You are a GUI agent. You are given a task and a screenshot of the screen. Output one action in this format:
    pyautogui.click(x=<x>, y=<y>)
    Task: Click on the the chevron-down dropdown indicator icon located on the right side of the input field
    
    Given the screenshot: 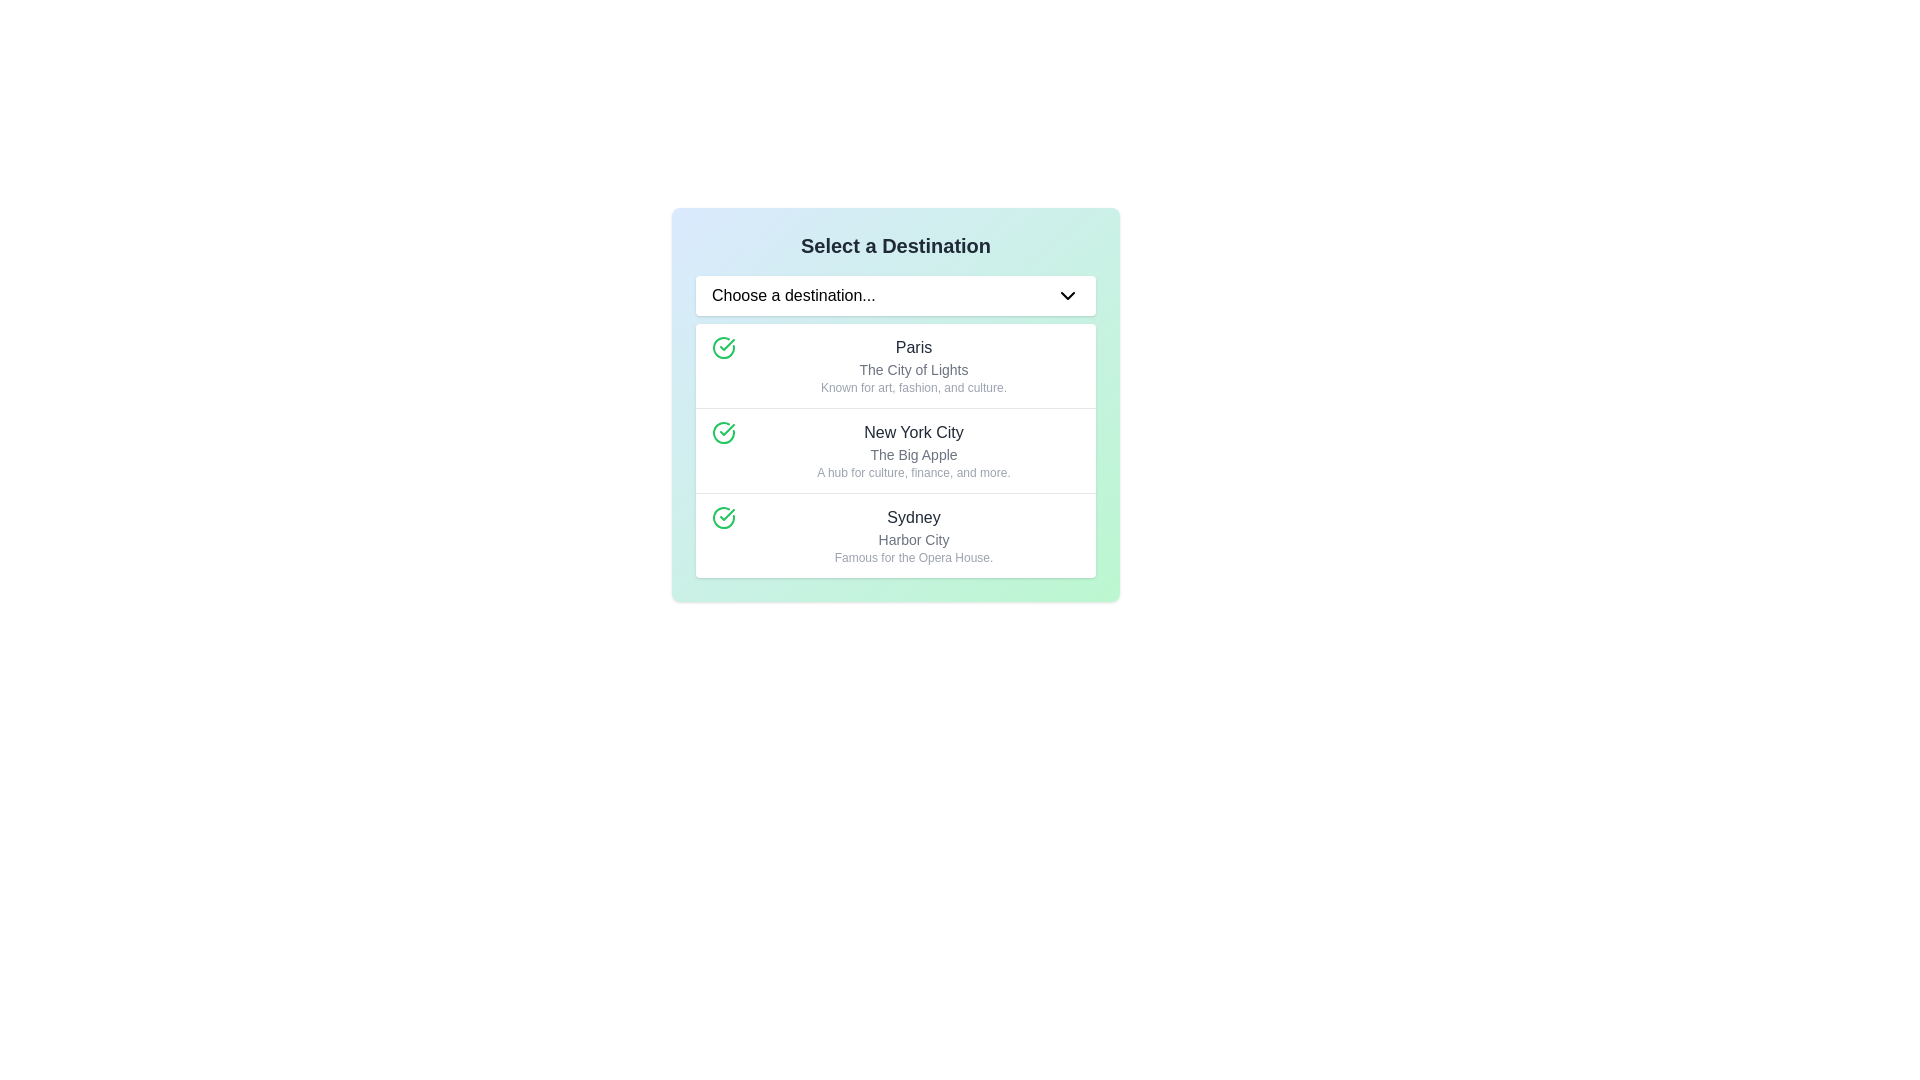 What is the action you would take?
    pyautogui.click(x=1067, y=296)
    